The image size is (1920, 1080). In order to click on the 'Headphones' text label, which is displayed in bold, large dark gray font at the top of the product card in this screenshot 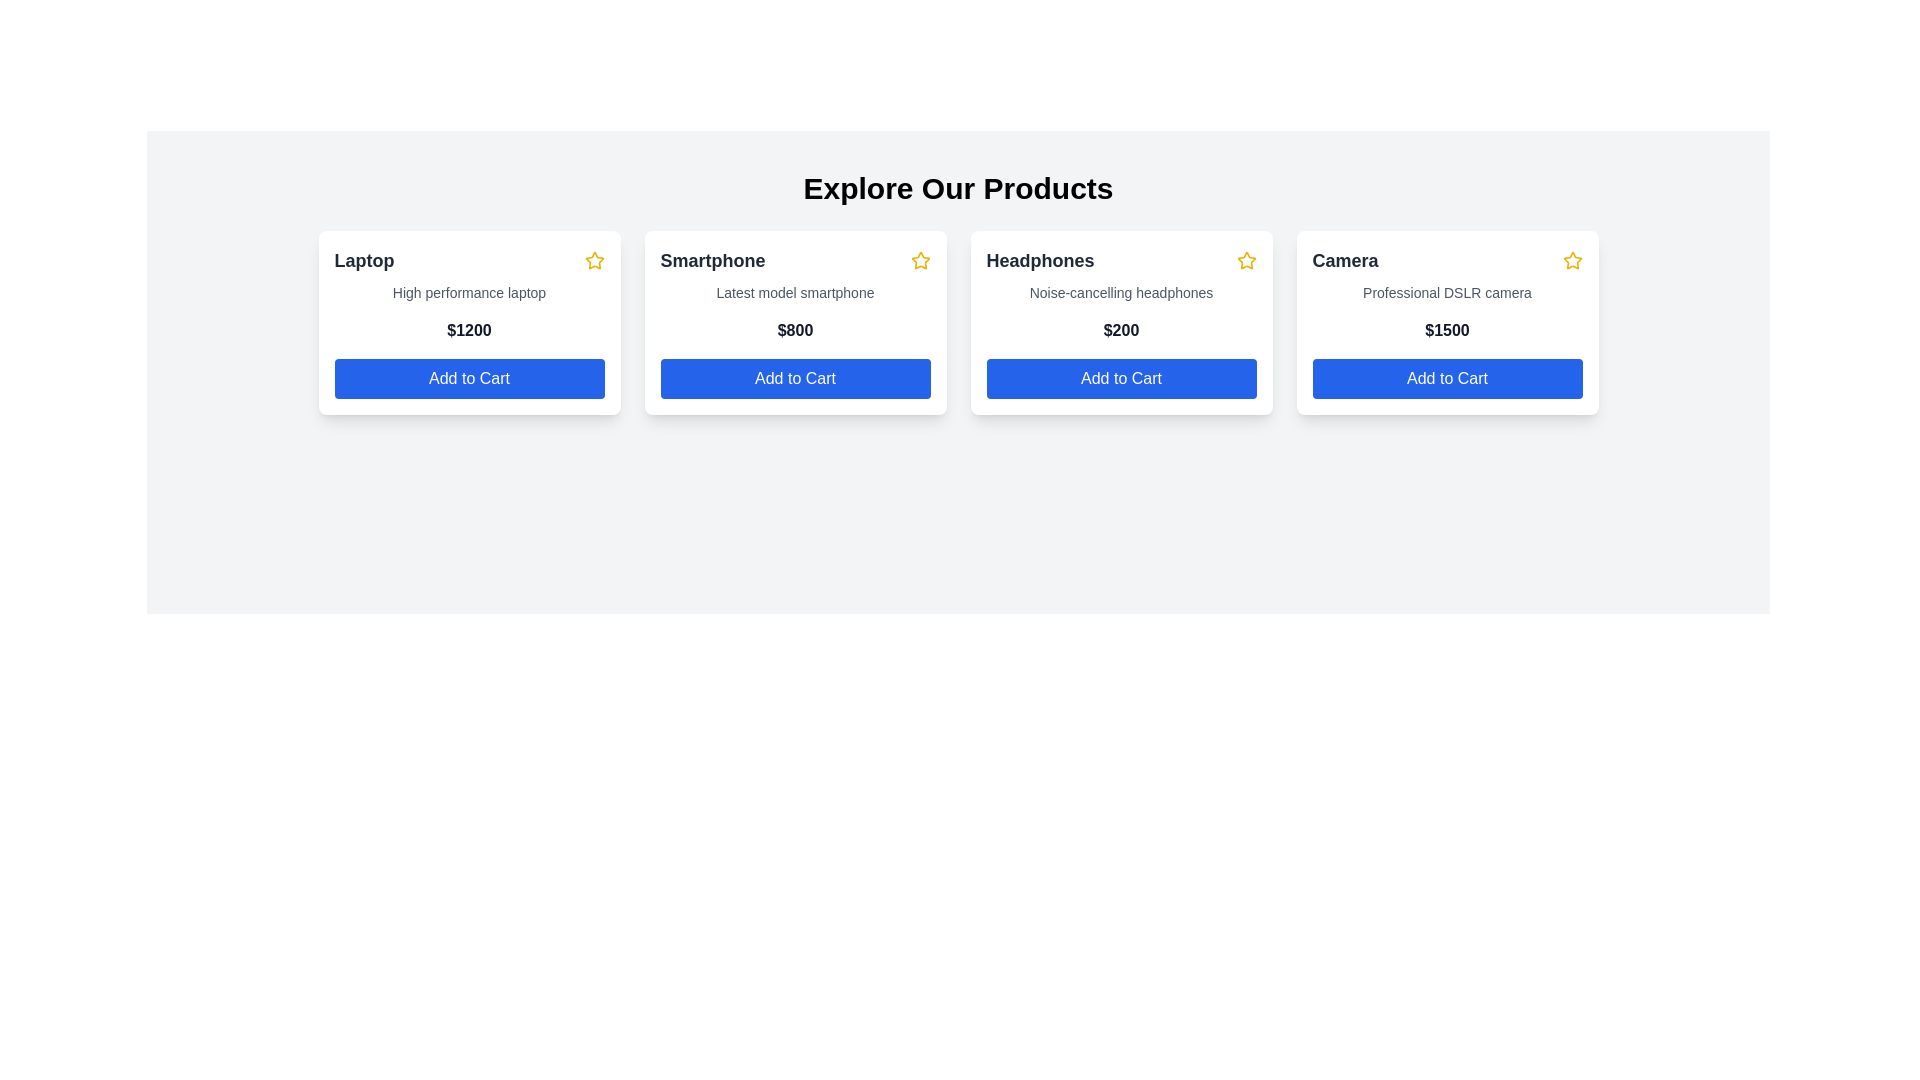, I will do `click(1040, 260)`.